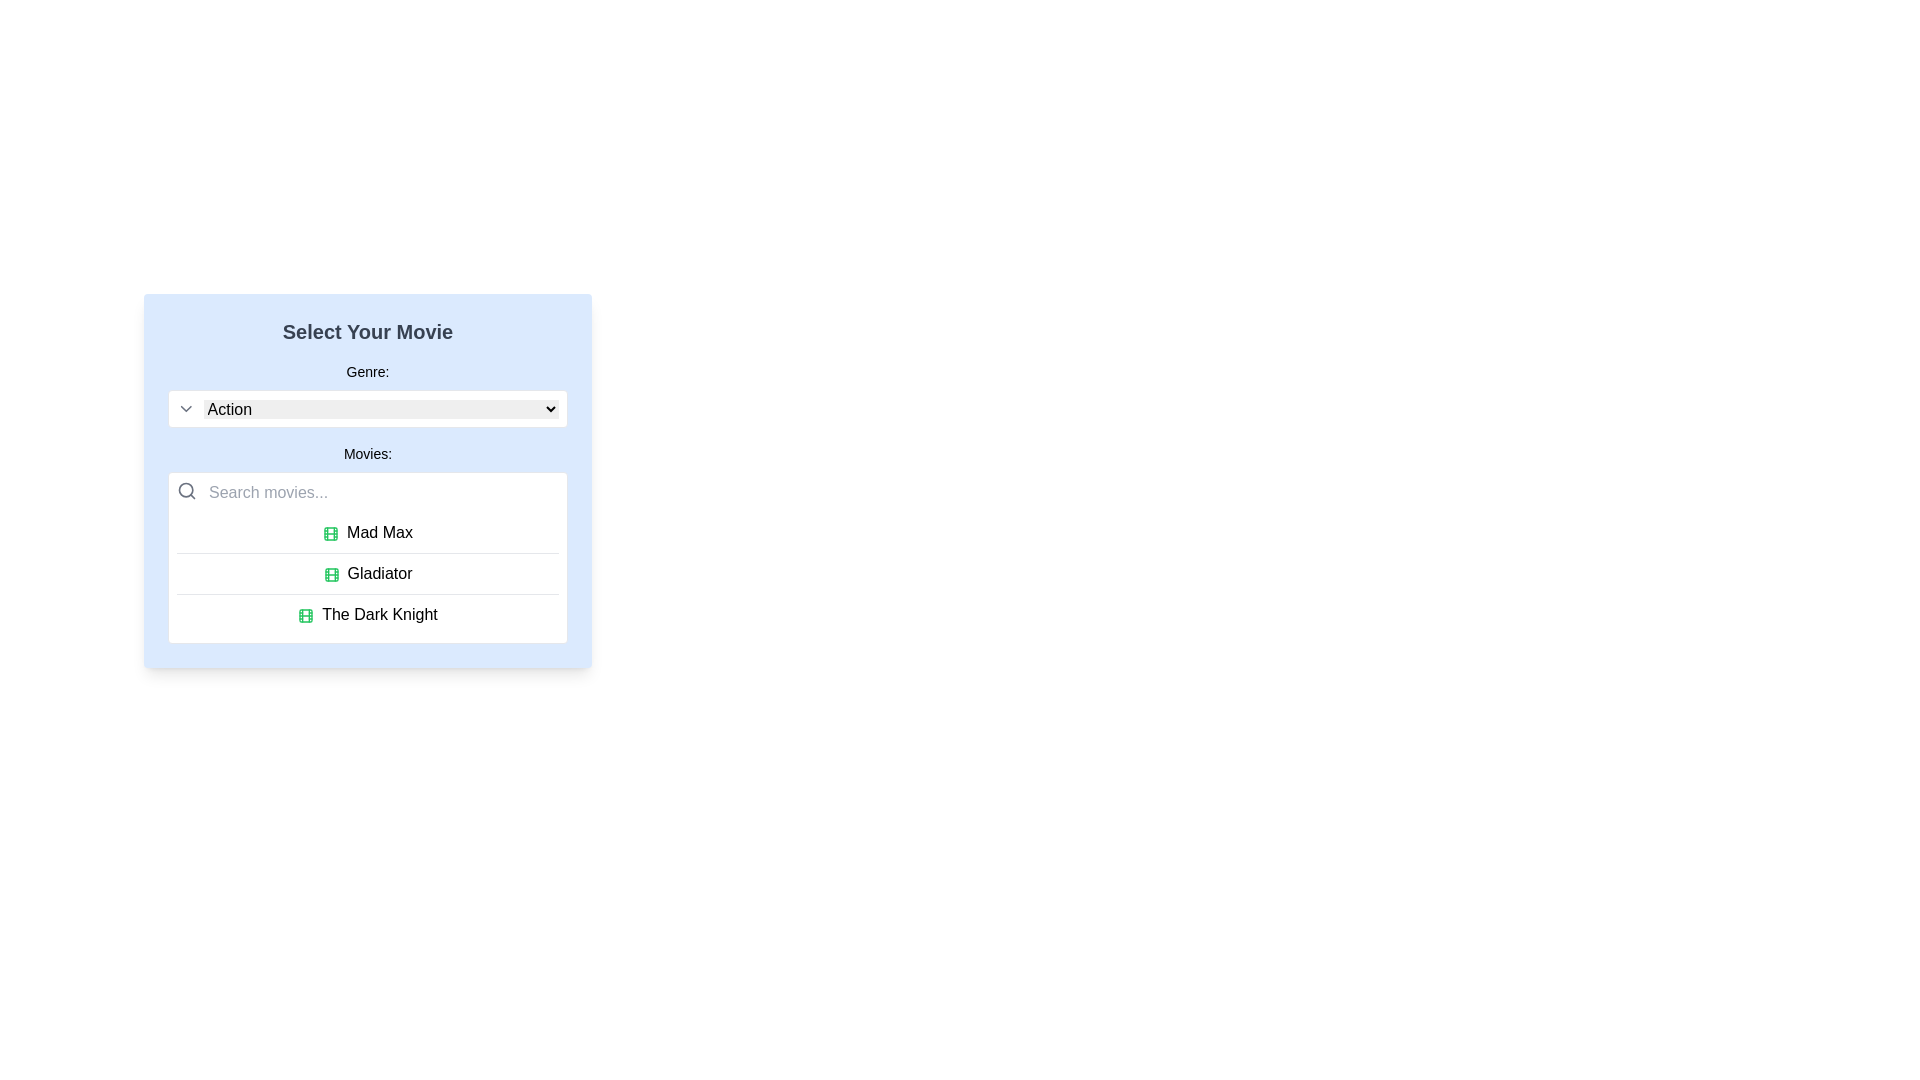  Describe the element at coordinates (186, 490) in the screenshot. I see `the SVG Circle that represents the circular outline of the magnifying glass icon located at the top-left corner of the search bar in the movie selection interface` at that location.